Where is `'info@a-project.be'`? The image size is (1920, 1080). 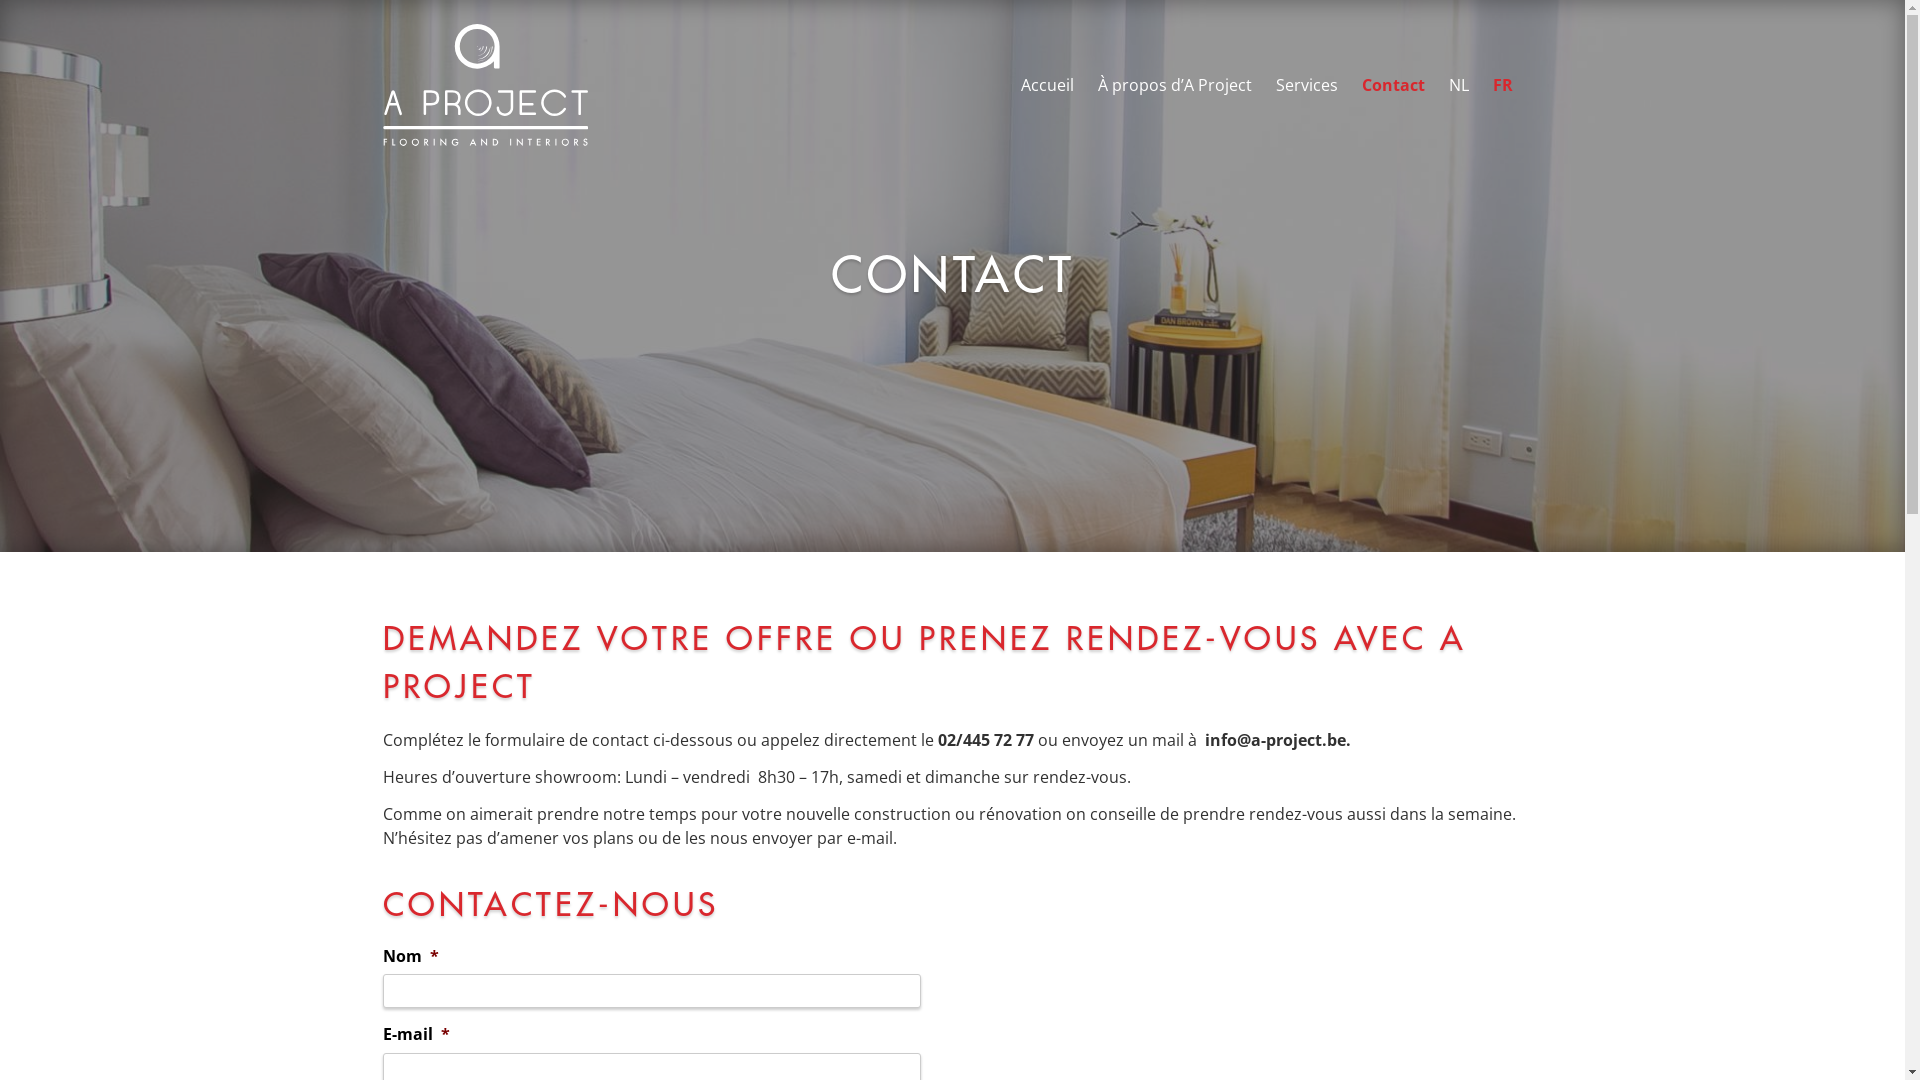 'info@a-project.be' is located at coordinates (1273, 740).